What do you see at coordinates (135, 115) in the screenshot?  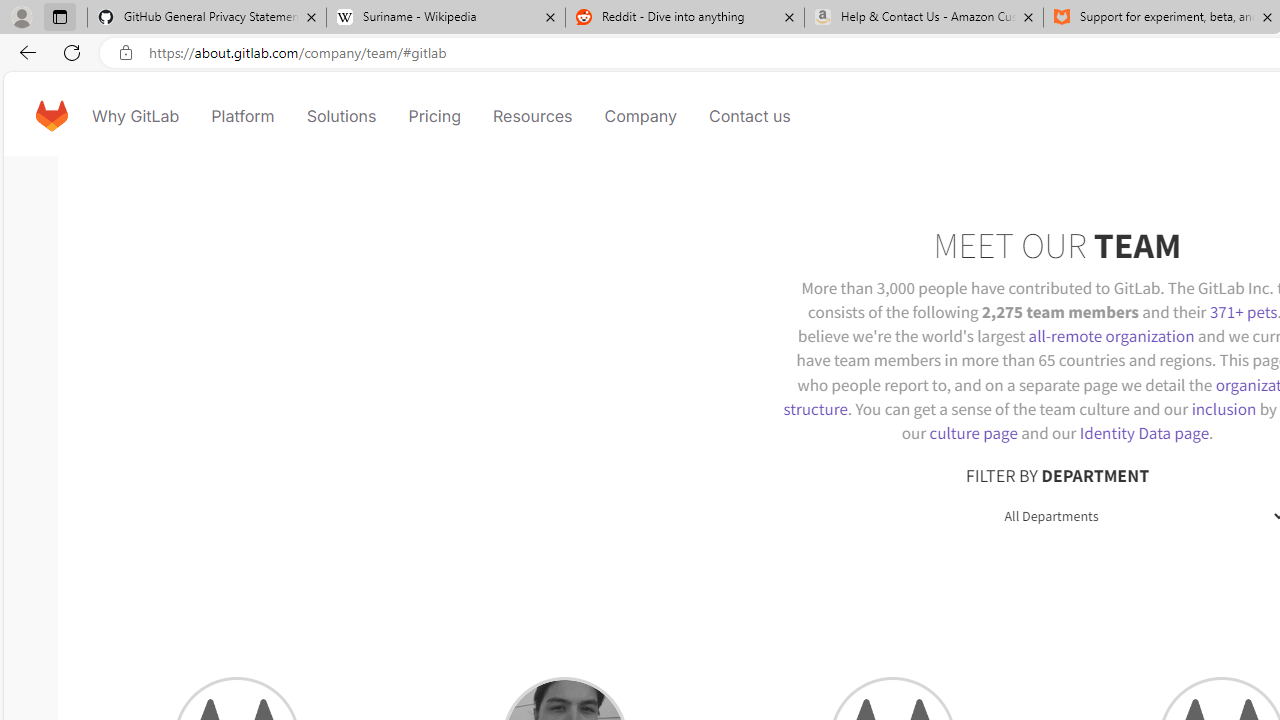 I see `'Why GitLab'` at bounding box center [135, 115].